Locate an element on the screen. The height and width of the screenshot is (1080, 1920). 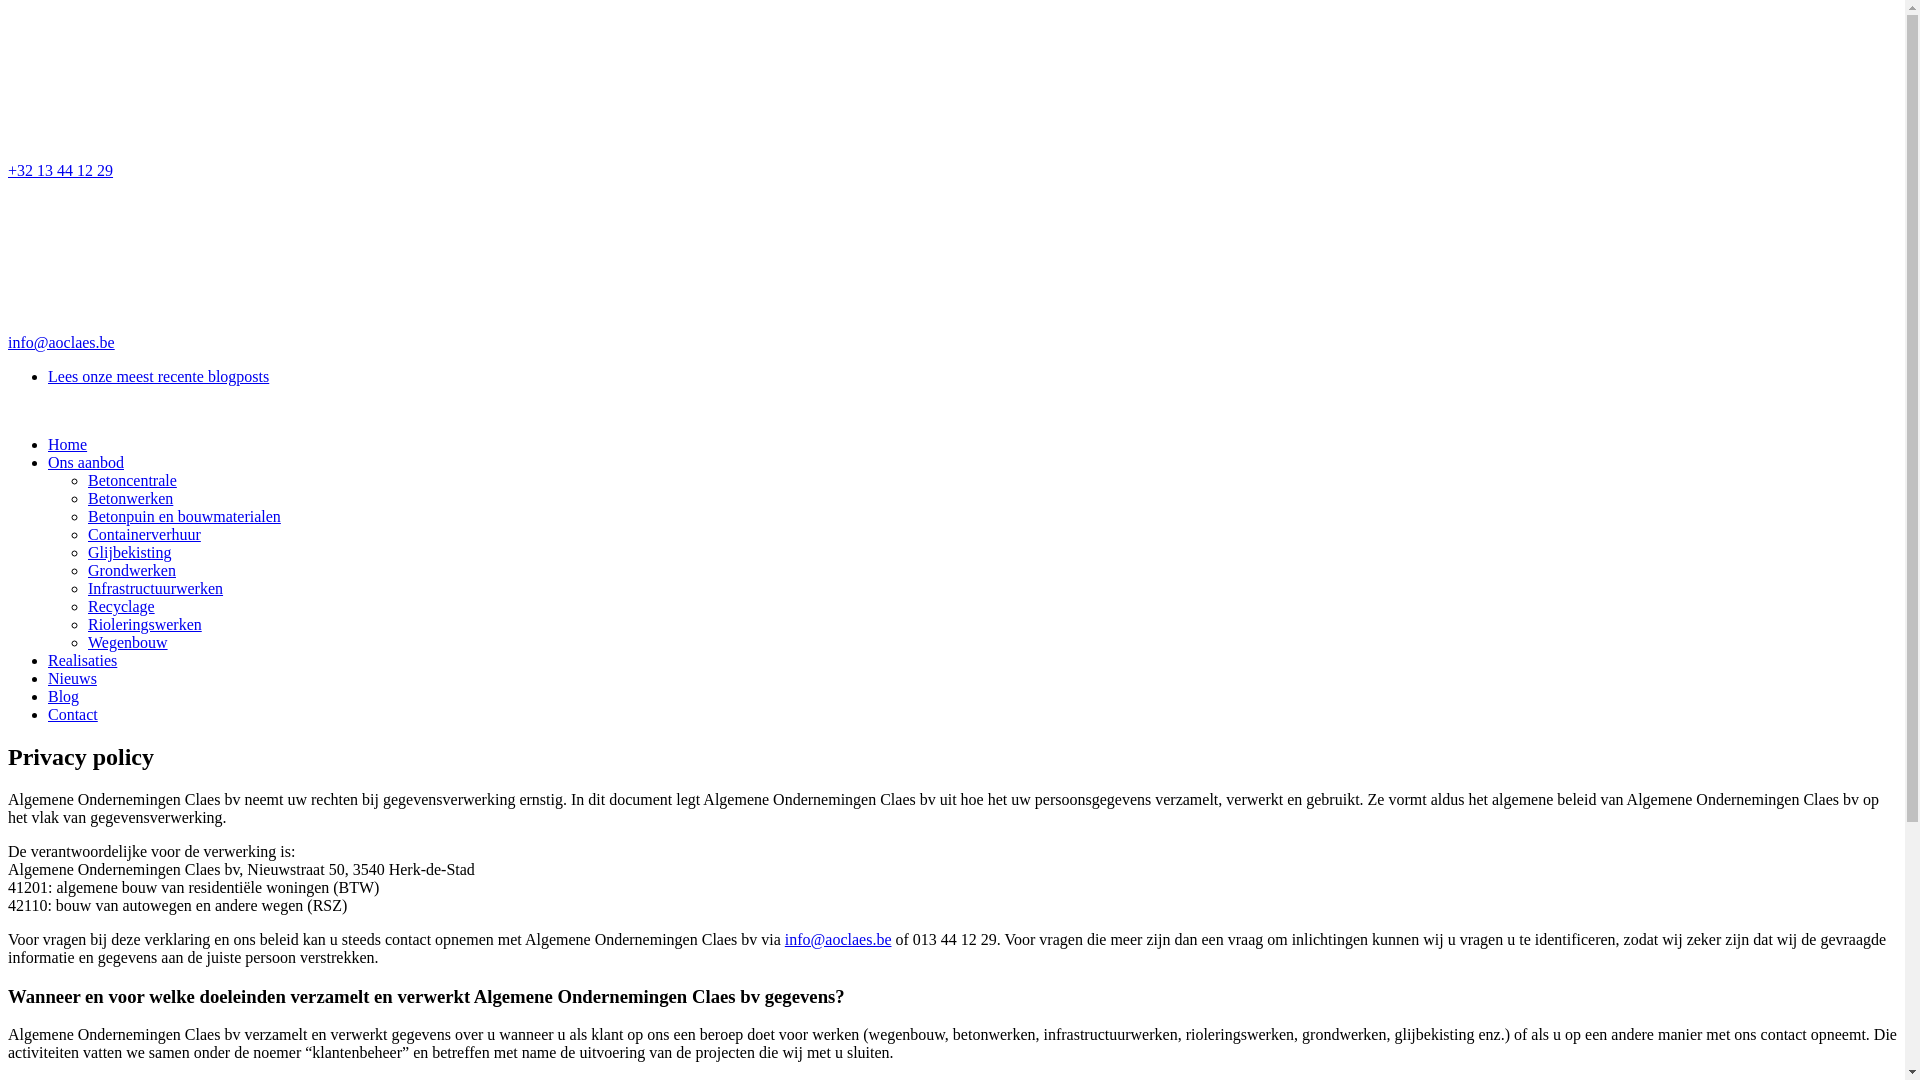
'Realisaties' is located at coordinates (81, 660).